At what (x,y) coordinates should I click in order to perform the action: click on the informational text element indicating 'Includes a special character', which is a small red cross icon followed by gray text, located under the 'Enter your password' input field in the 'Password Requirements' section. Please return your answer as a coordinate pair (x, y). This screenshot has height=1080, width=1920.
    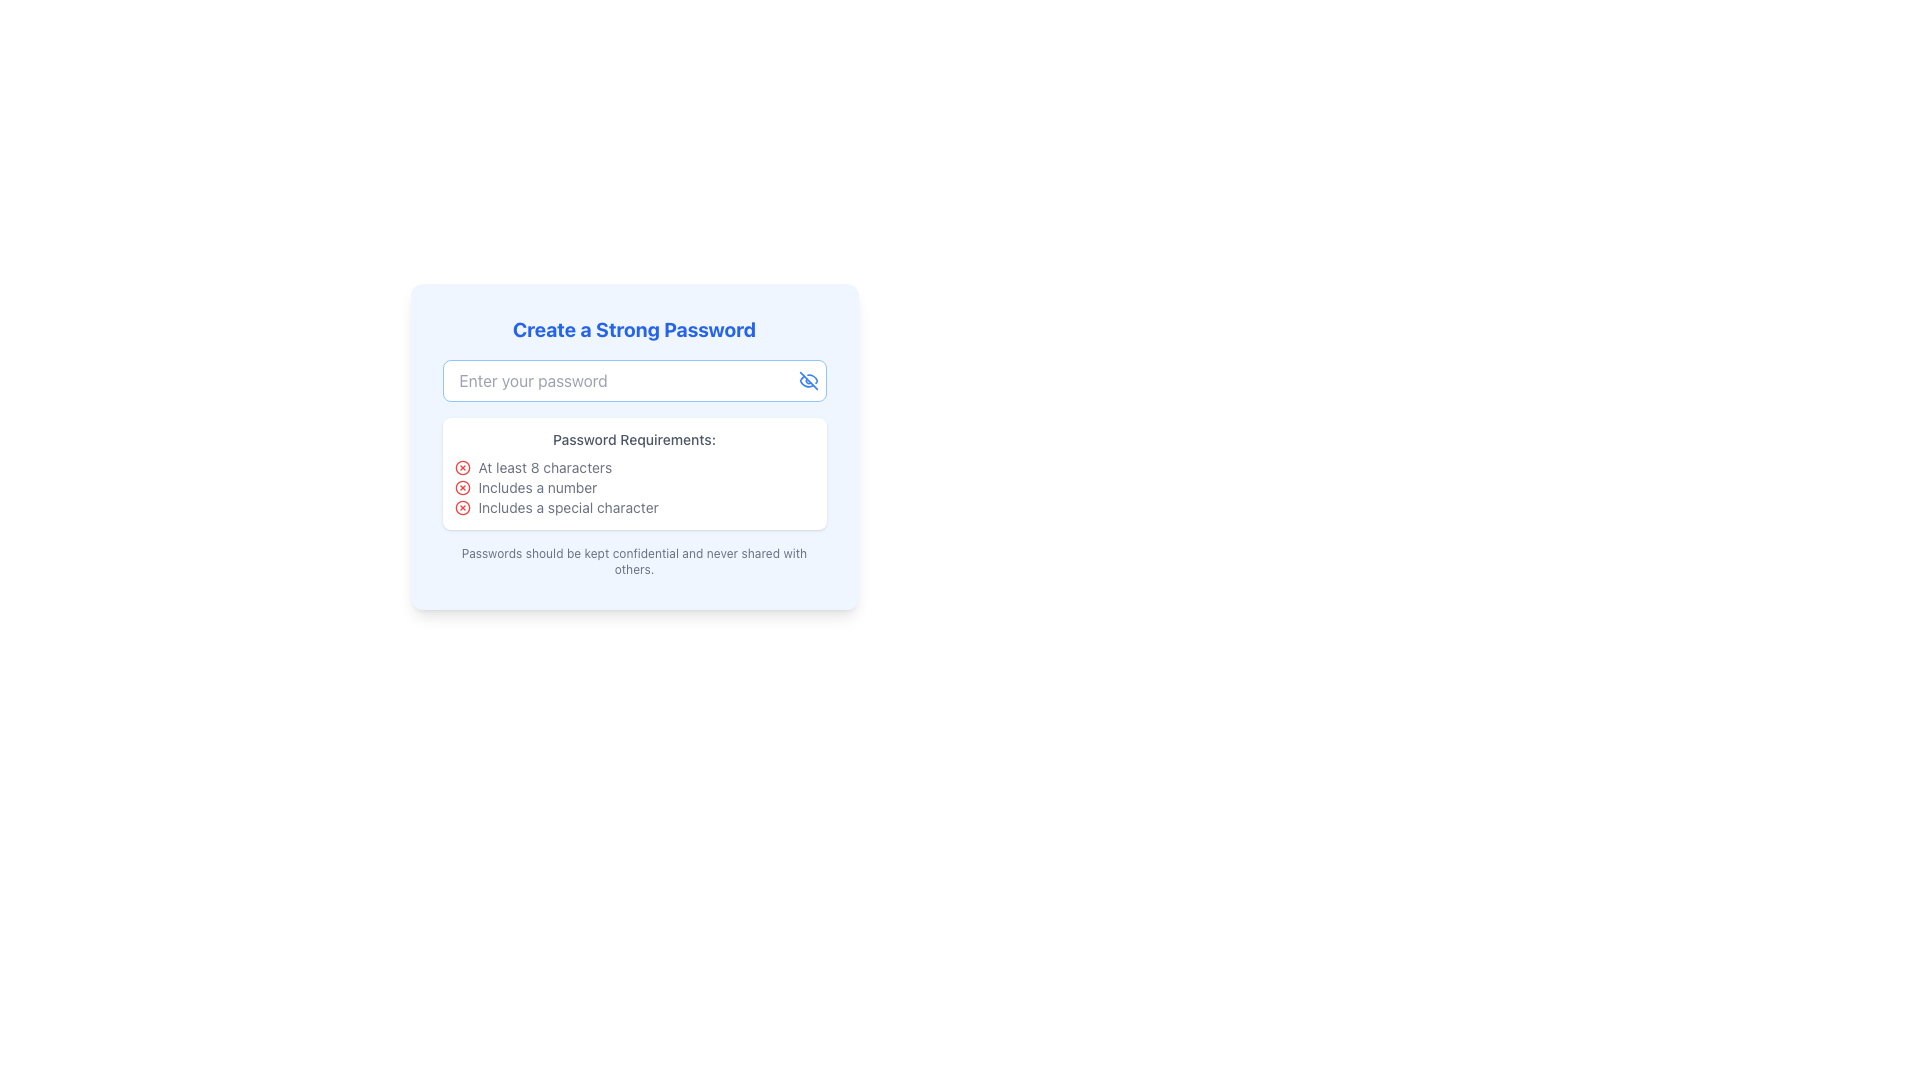
    Looking at the image, I should click on (633, 507).